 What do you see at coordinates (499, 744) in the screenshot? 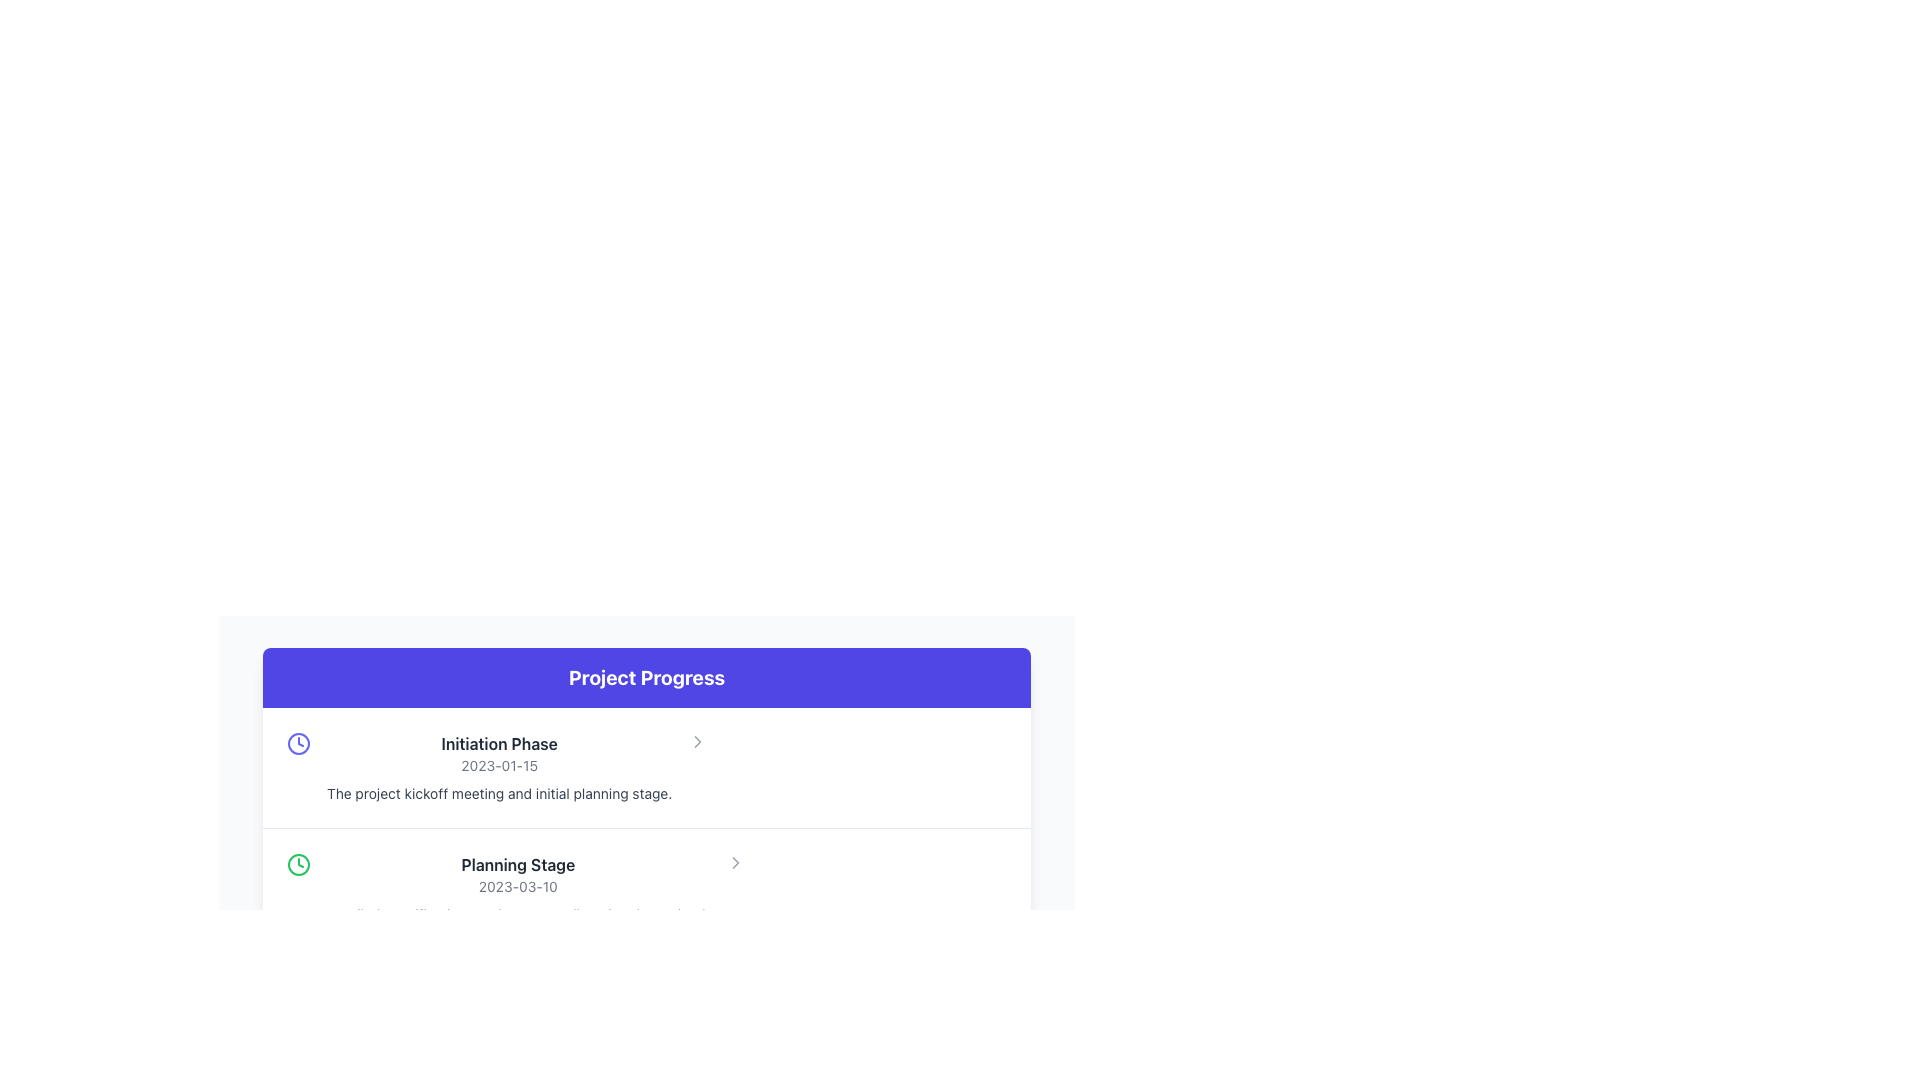
I see `the Text Header element displaying 'Initiation Phase' in bold within the 'Project Progress' section` at bounding box center [499, 744].